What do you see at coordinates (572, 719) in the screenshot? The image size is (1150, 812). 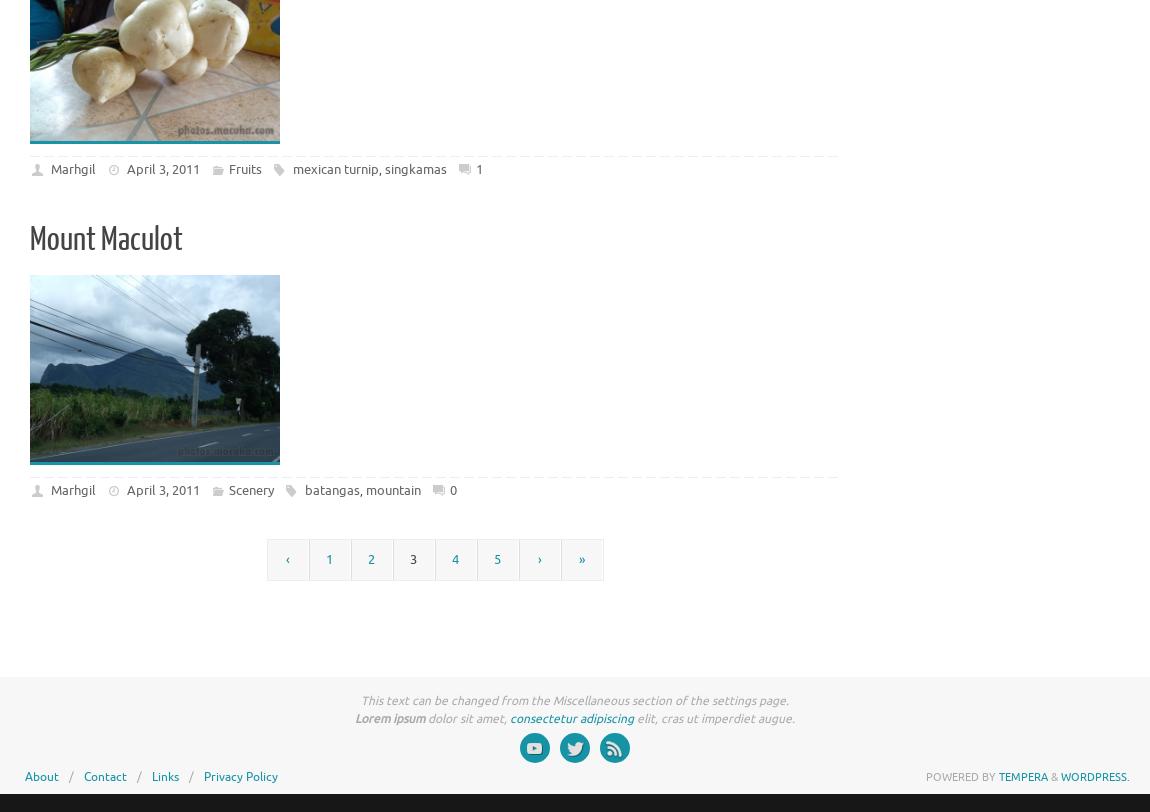 I see `'consectetur adipiscing'` at bounding box center [572, 719].